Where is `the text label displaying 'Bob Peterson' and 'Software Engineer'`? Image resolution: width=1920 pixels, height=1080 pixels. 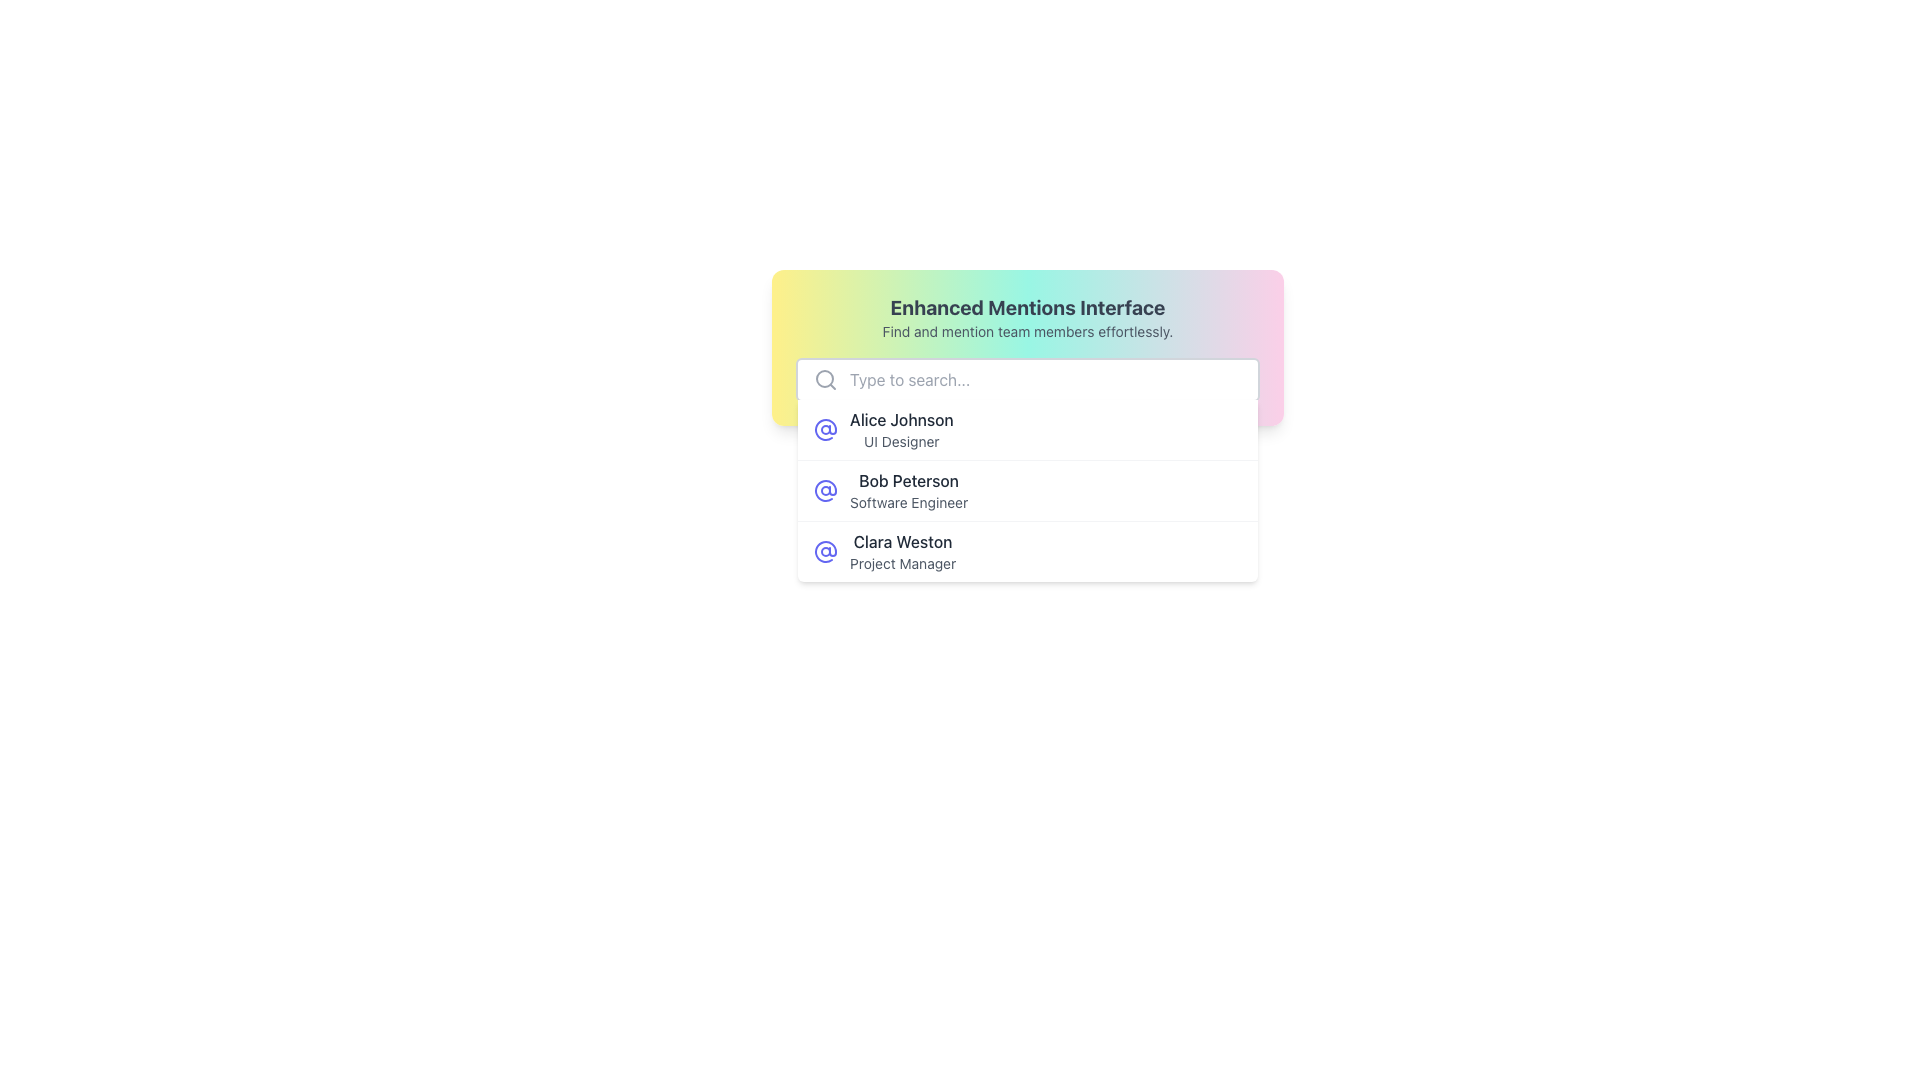 the text label displaying 'Bob Peterson' and 'Software Engineer' is located at coordinates (908, 490).